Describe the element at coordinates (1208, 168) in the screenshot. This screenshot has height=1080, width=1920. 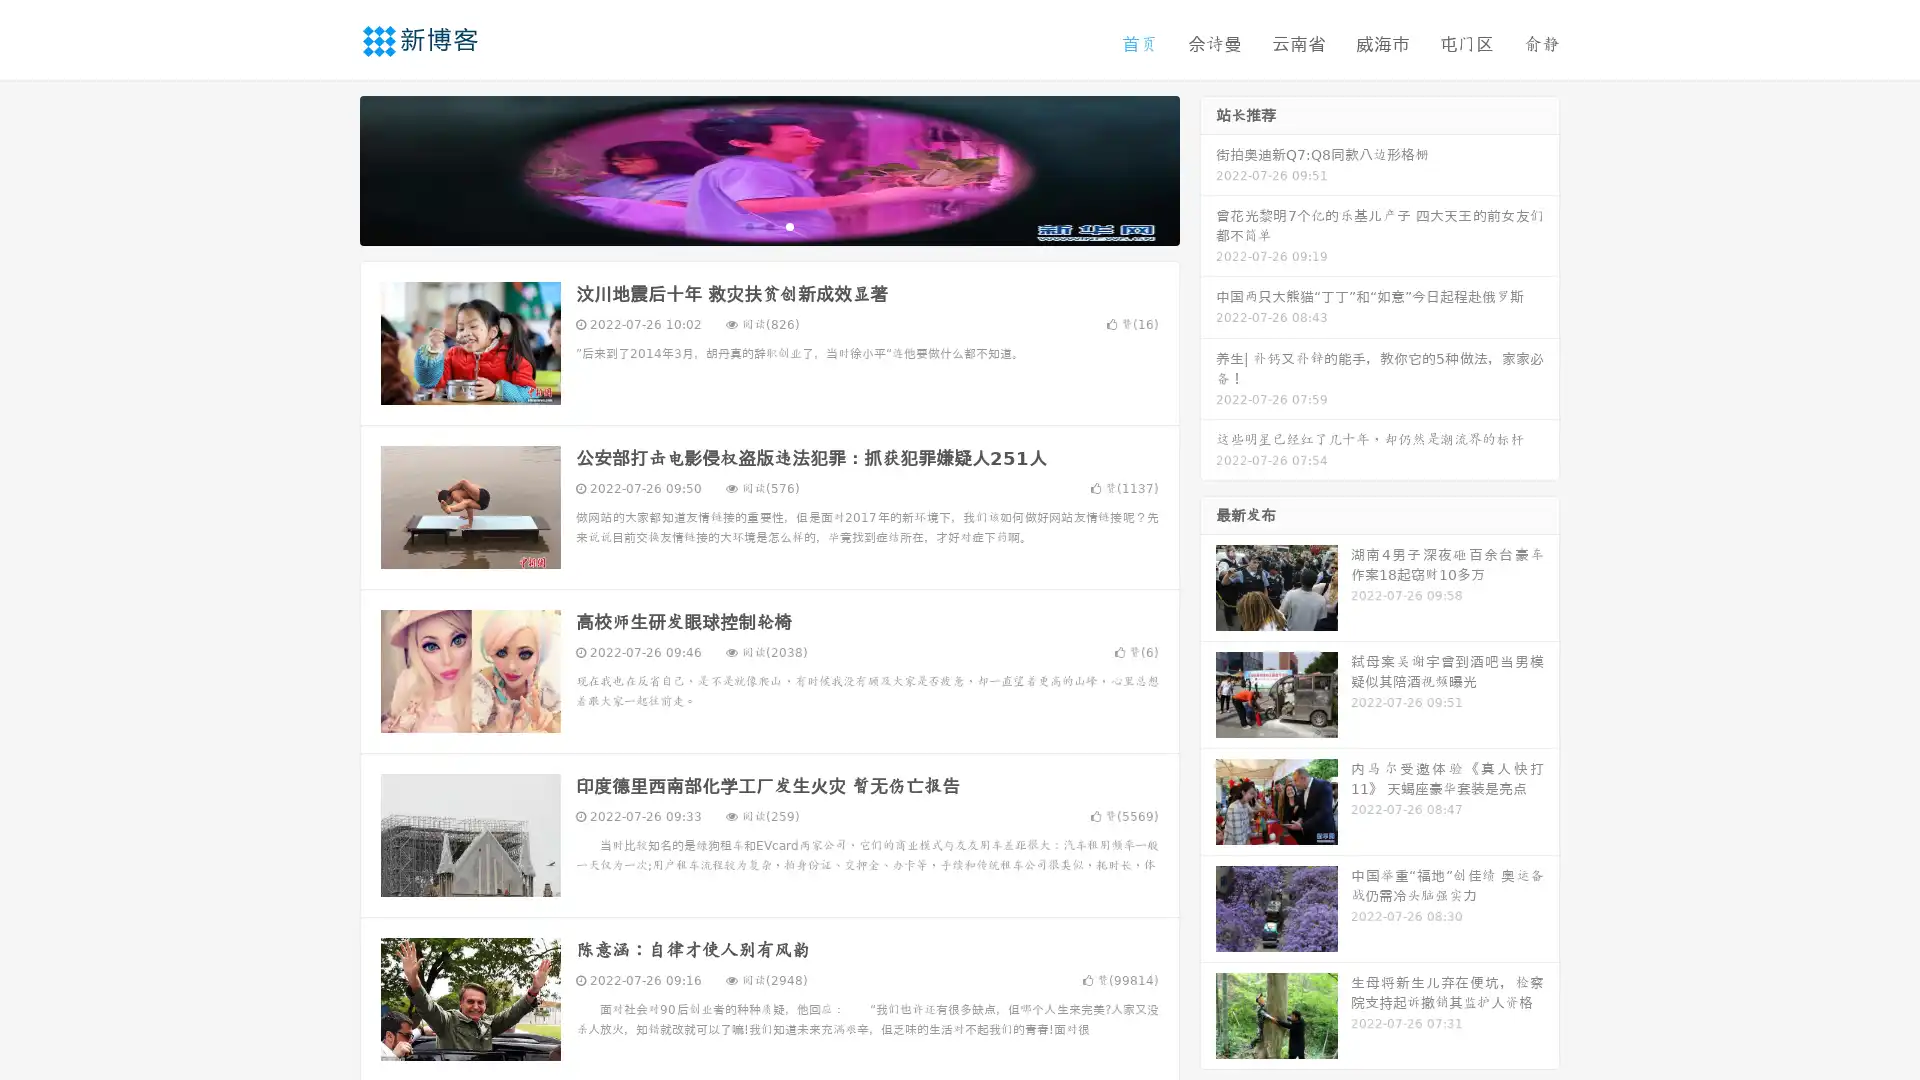
I see `Next slide` at that location.